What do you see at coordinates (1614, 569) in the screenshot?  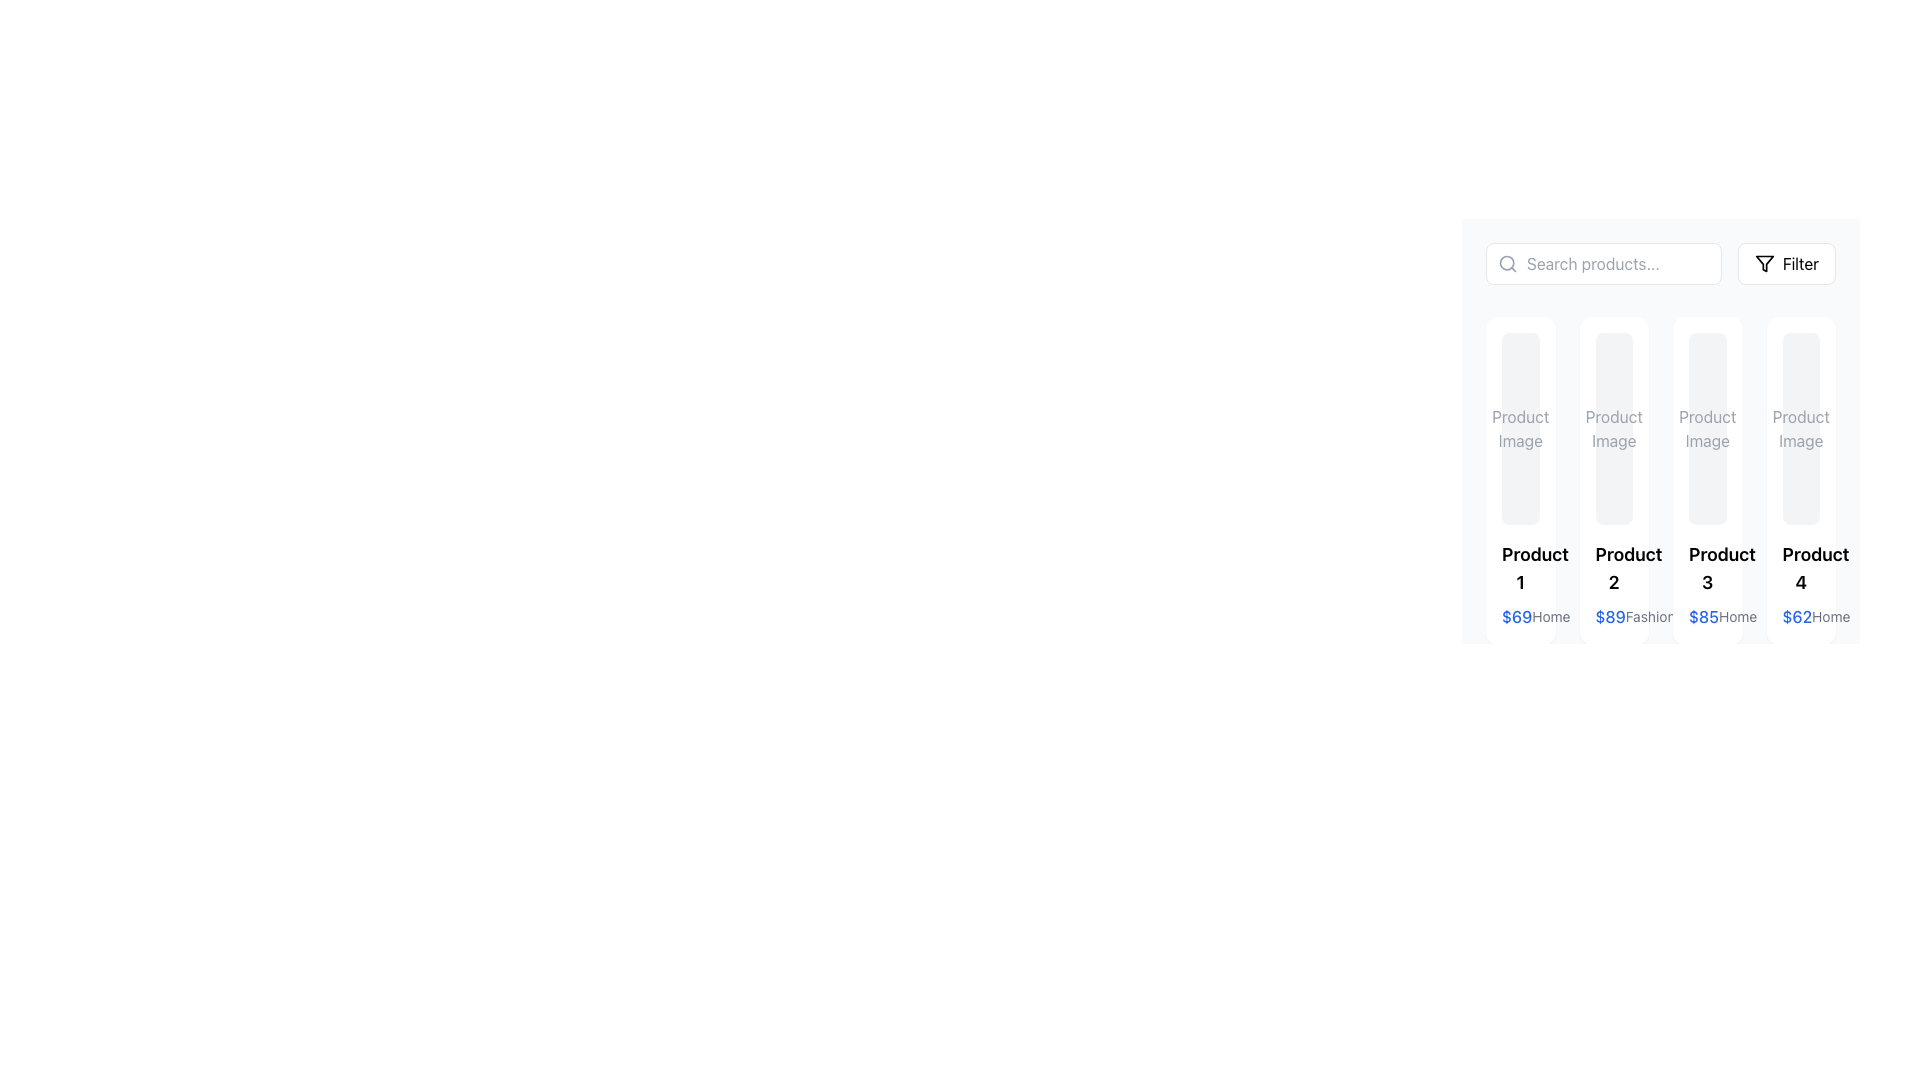 I see `the text label displaying 'Product 2', which is centrally located below the product image and above the price and category details` at bounding box center [1614, 569].